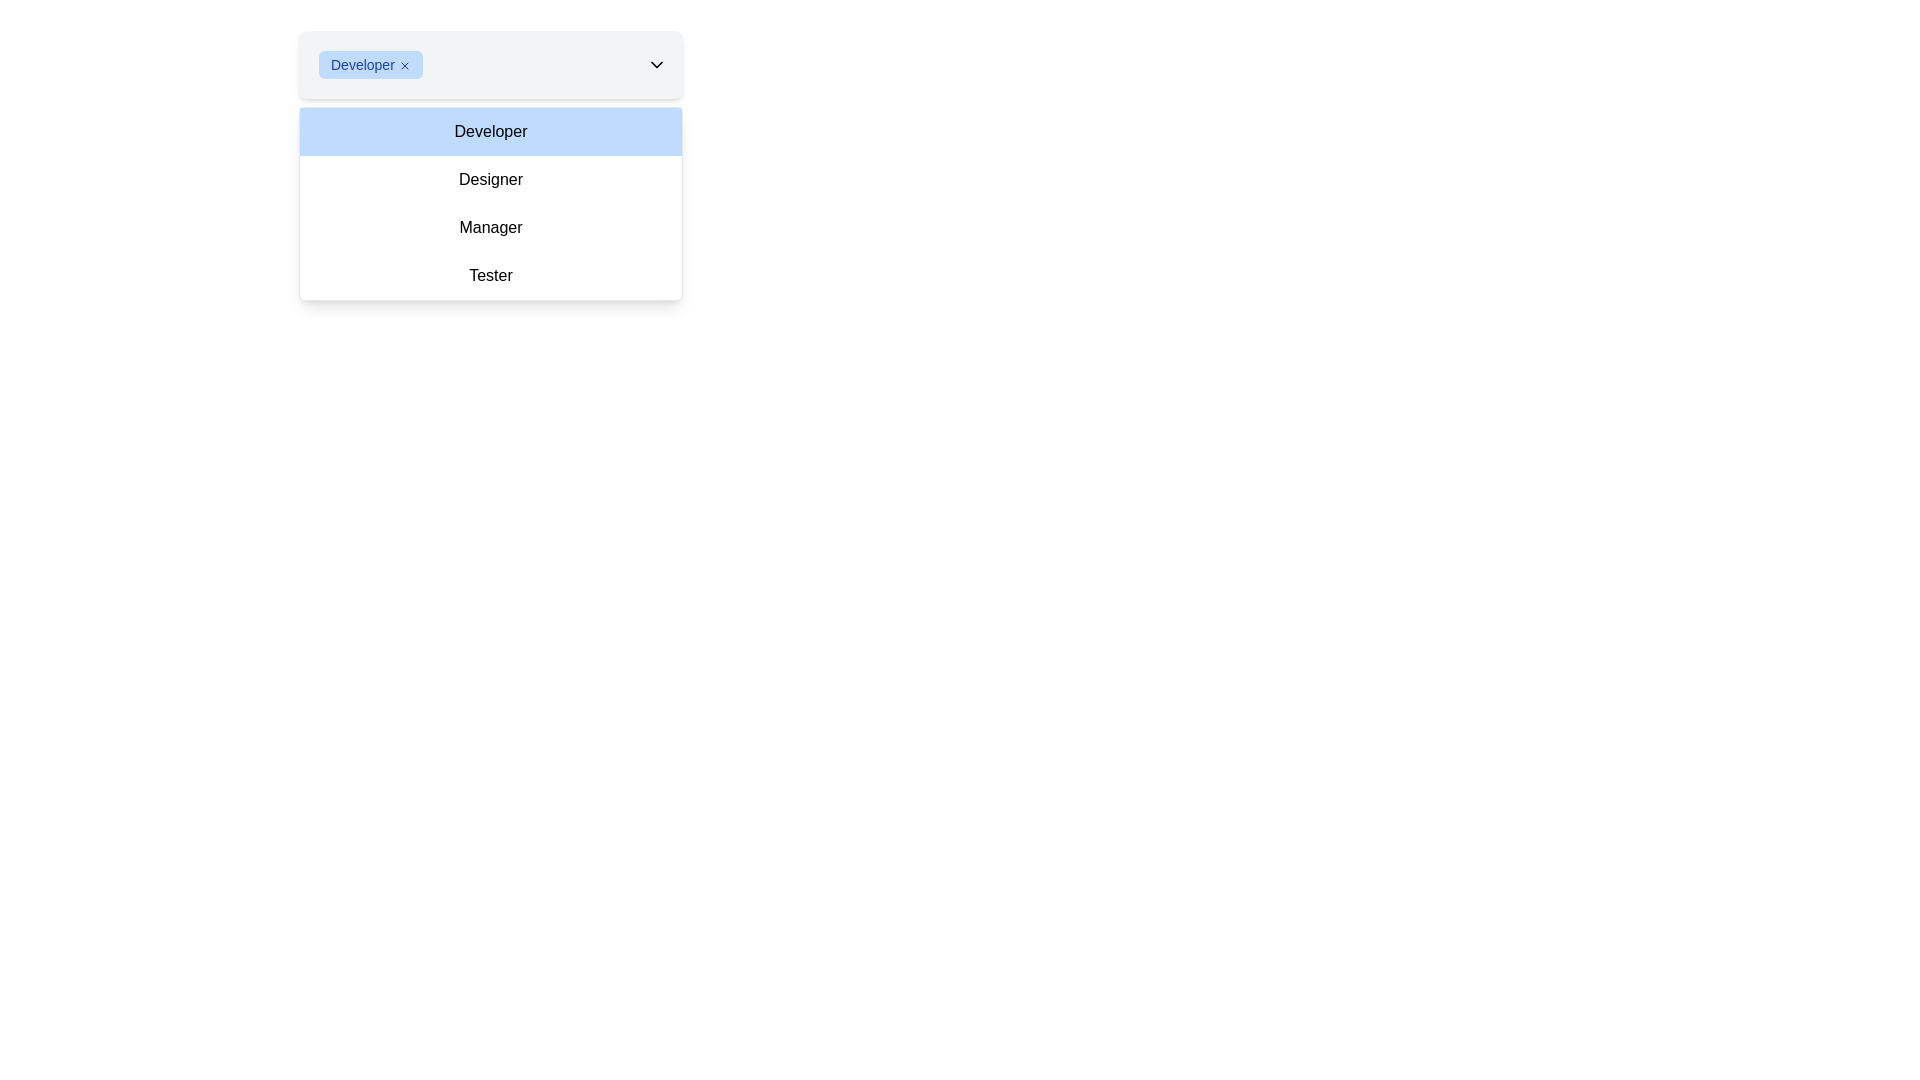 The height and width of the screenshot is (1080, 1920). I want to click on the 'x' icon on the blue 'Developer' tag, so click(370, 64).